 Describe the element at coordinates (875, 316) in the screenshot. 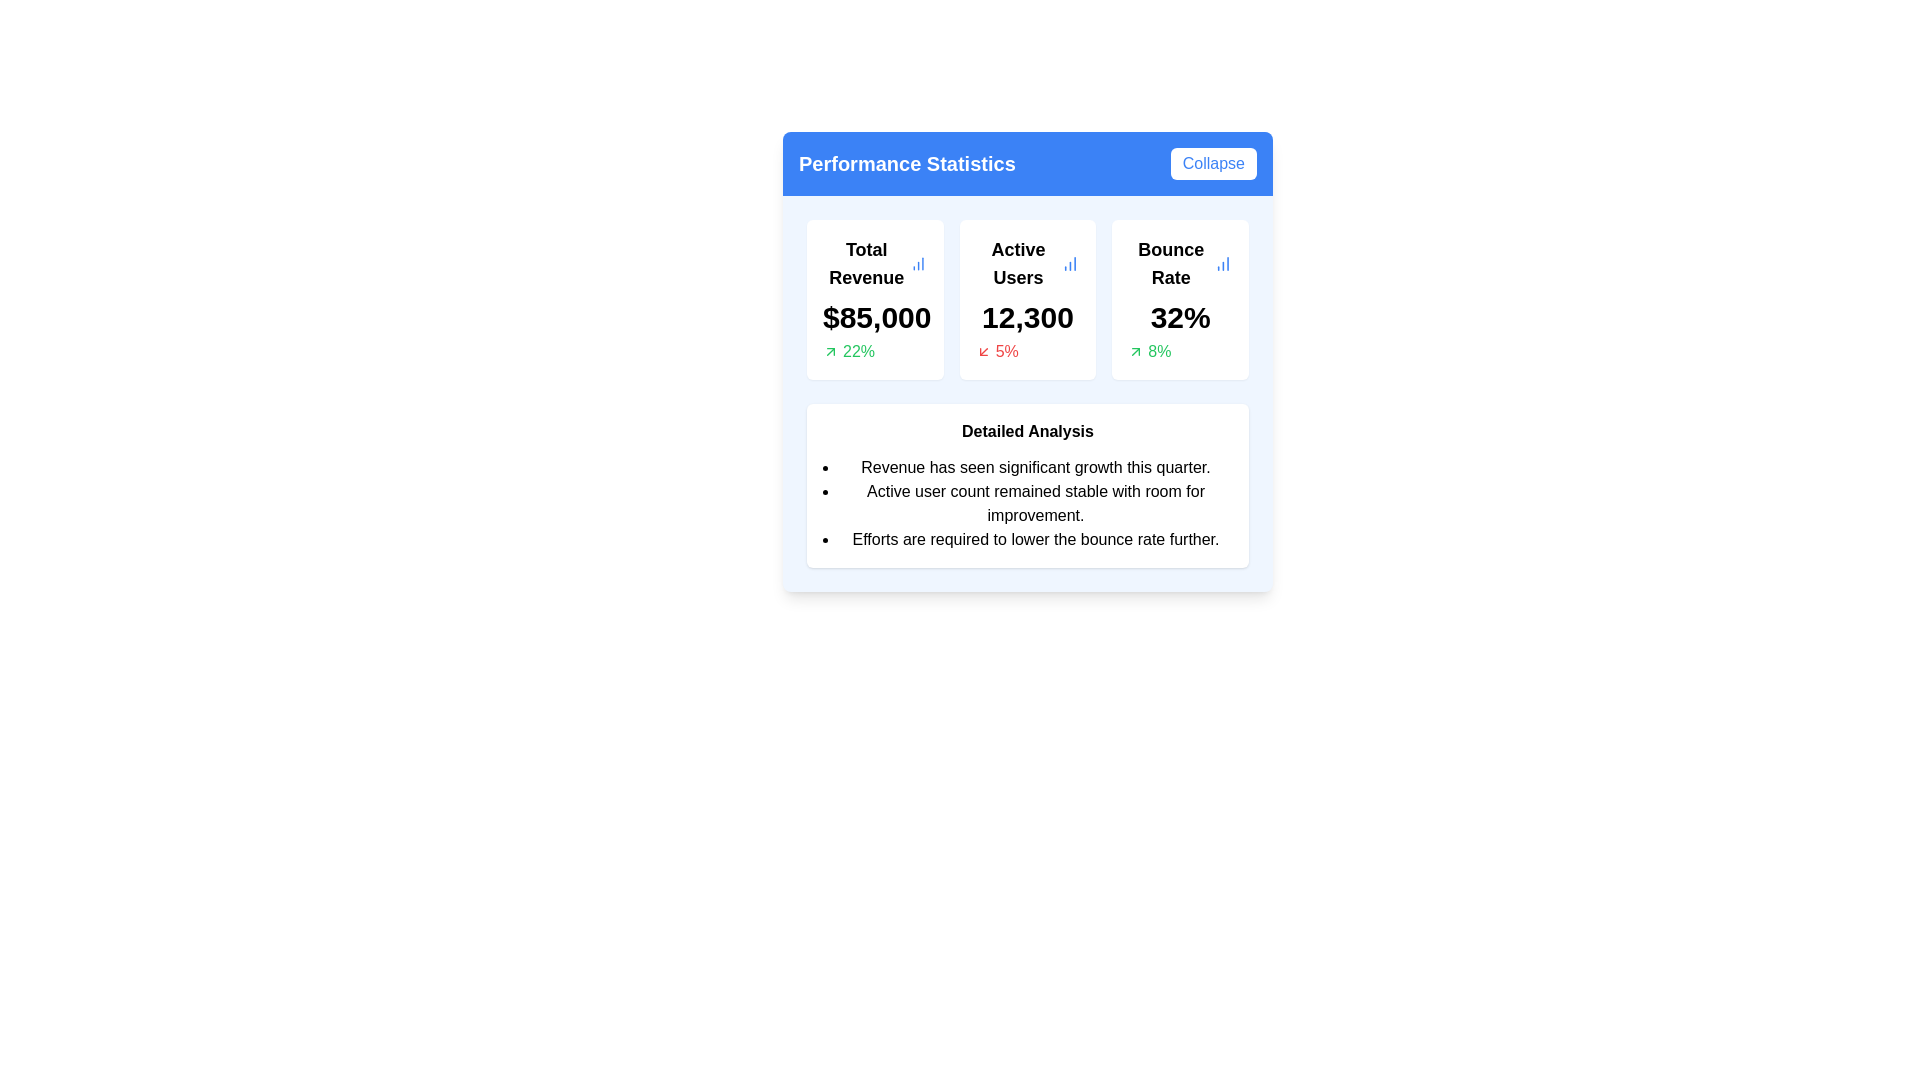

I see `the text label displaying the total revenue amount under the 'Total Revenue' heading to visually comprehend the displayed data` at that location.